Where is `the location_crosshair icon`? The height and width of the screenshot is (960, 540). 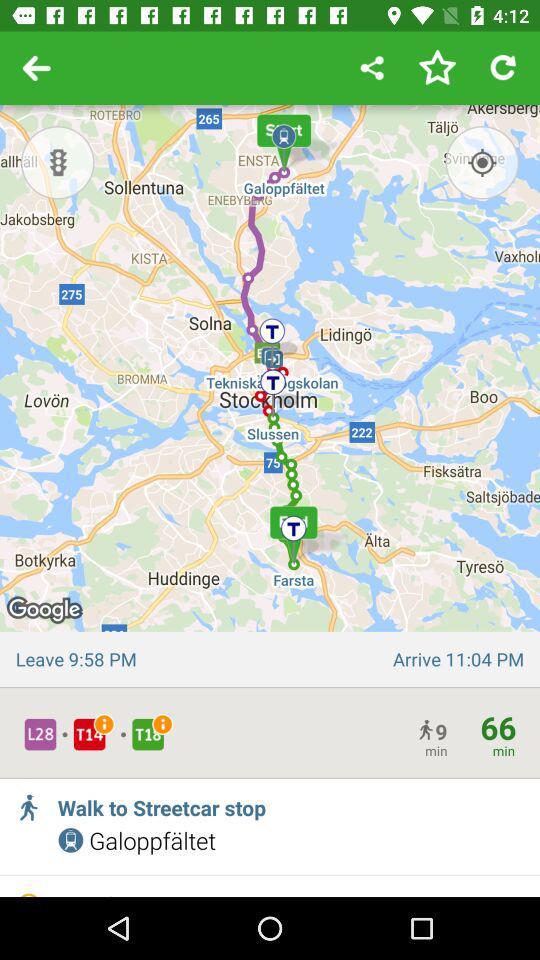 the location_crosshair icon is located at coordinates (481, 161).